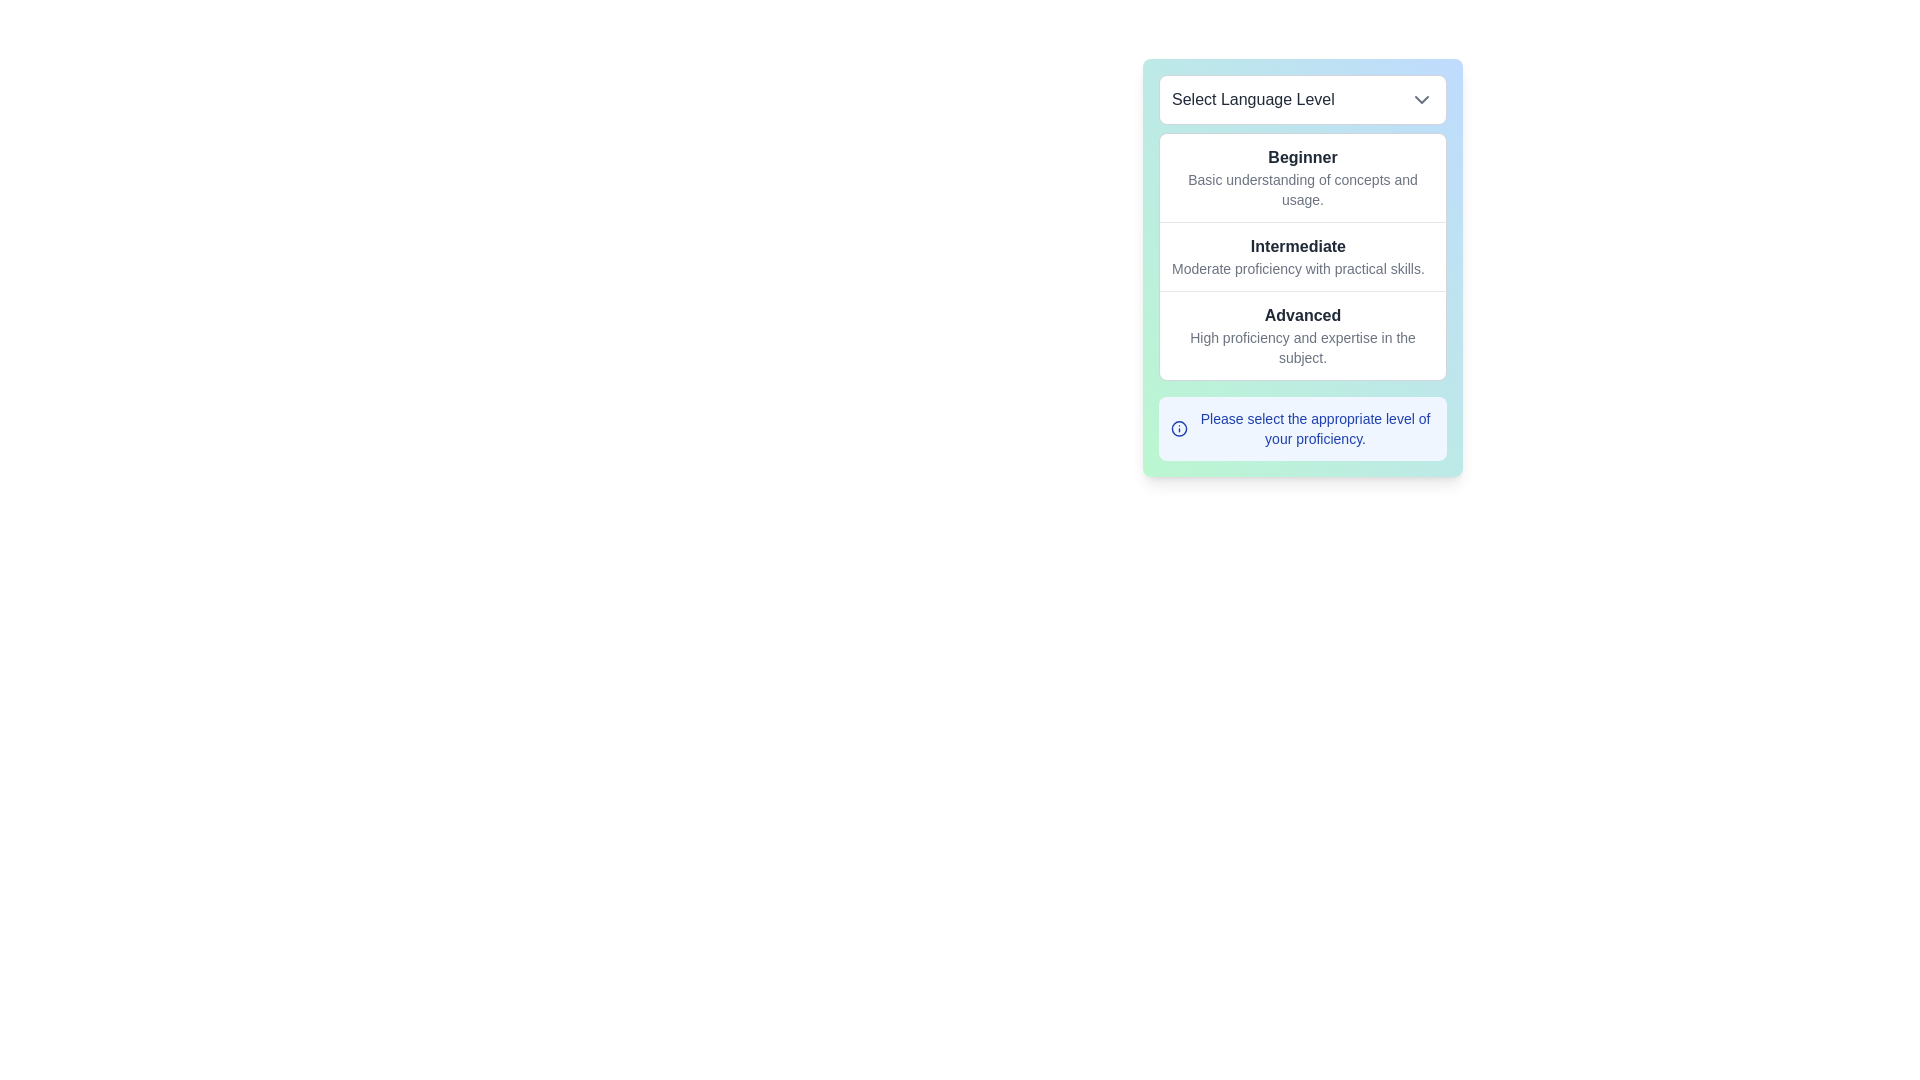 This screenshot has width=1920, height=1080. Describe the element at coordinates (1302, 346) in the screenshot. I see `the descriptive text label providing additional information about the 'Advanced' language level, which is positioned directly below the 'Advanced' text in the 'Select Language Level' dropdown menu` at that location.